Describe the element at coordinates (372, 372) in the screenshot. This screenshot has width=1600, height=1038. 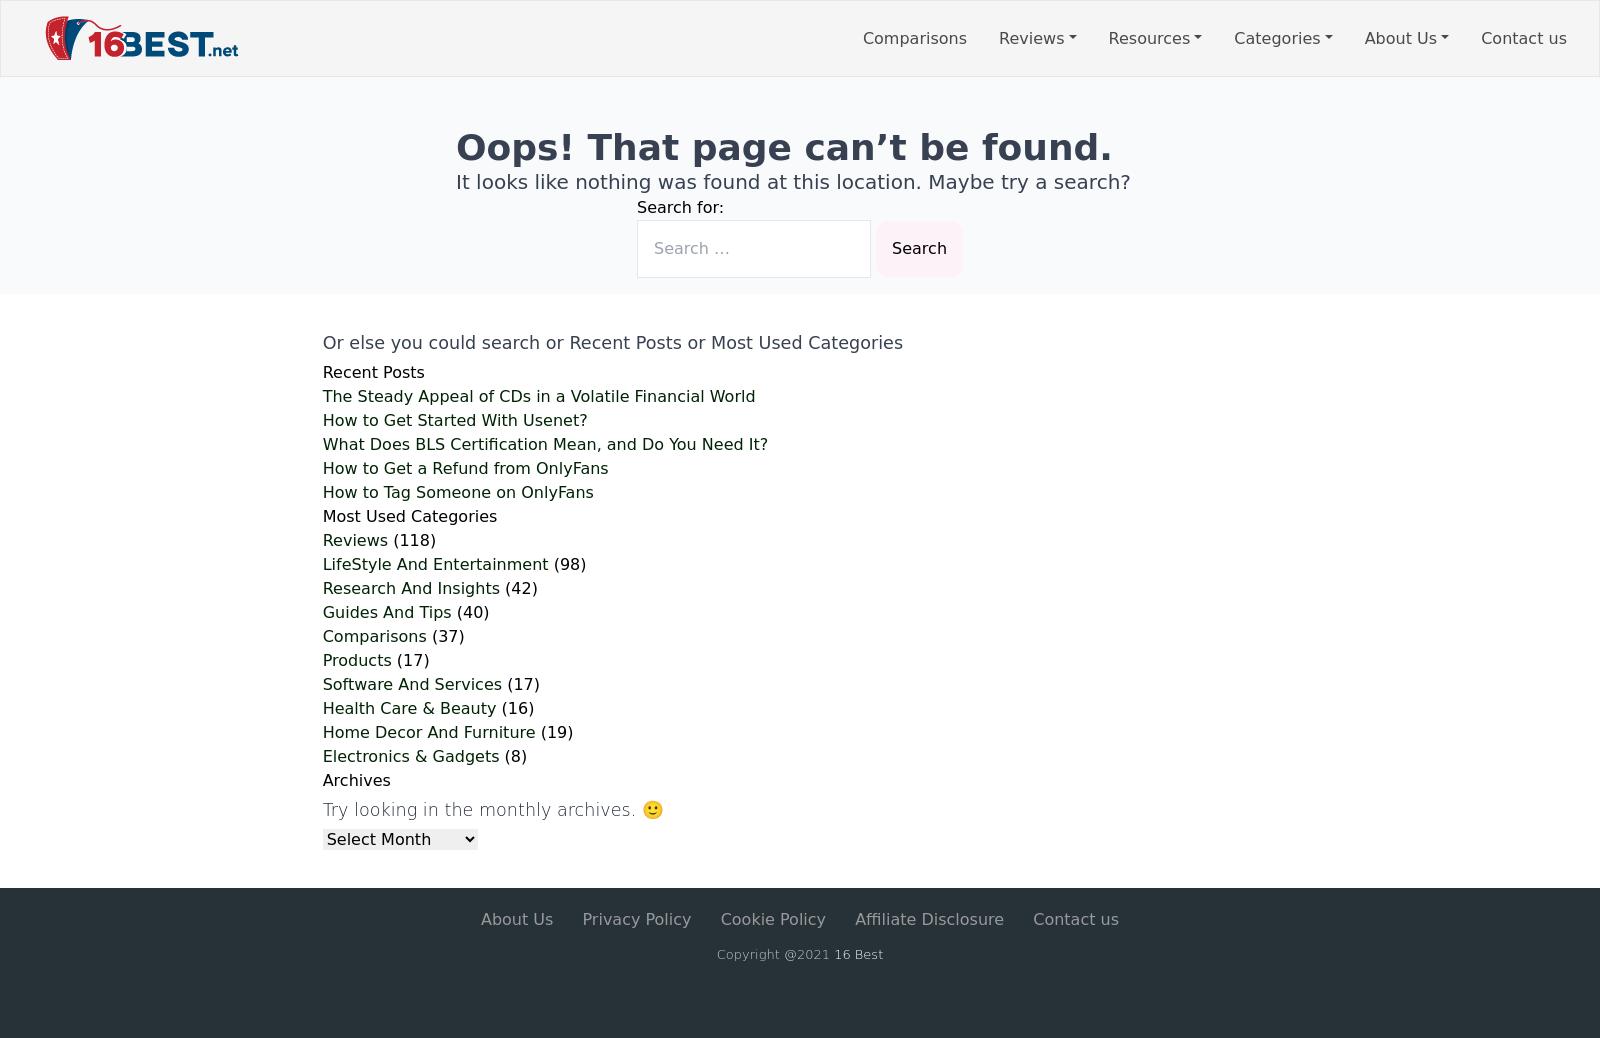
I see `'Recent Posts'` at that location.